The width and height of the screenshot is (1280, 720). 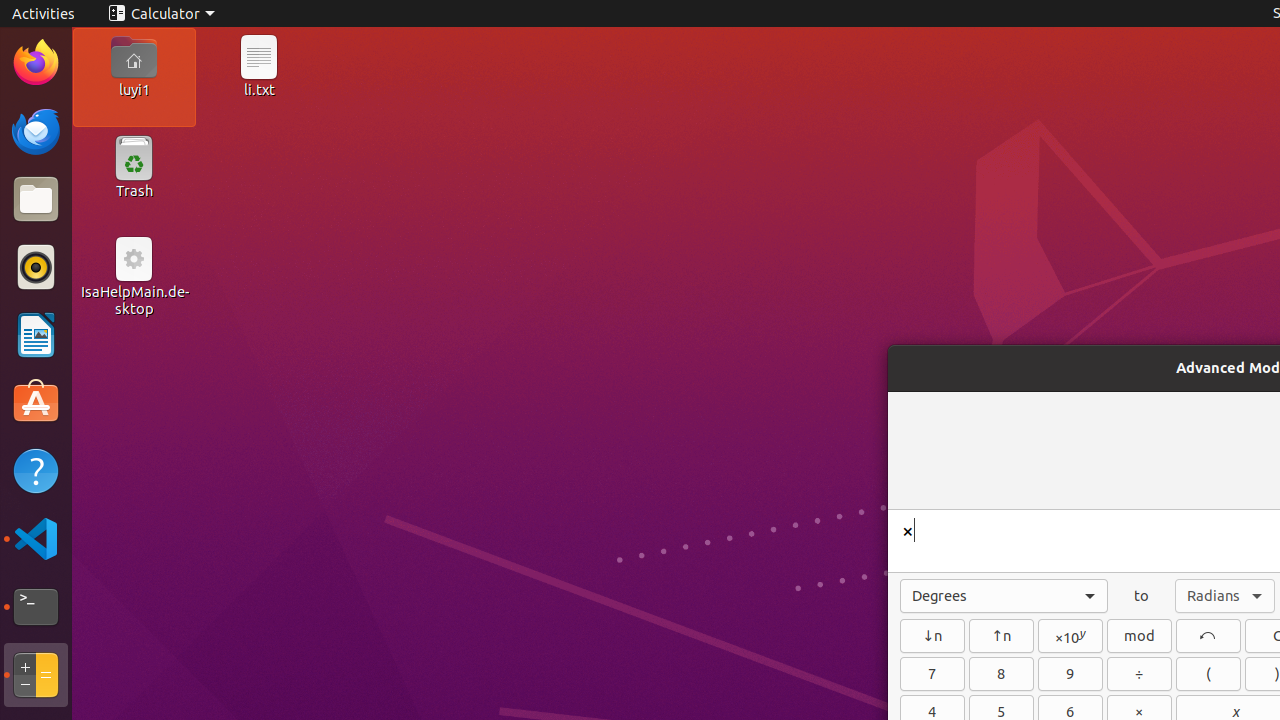 What do you see at coordinates (1001, 673) in the screenshot?
I see `'8'` at bounding box center [1001, 673].